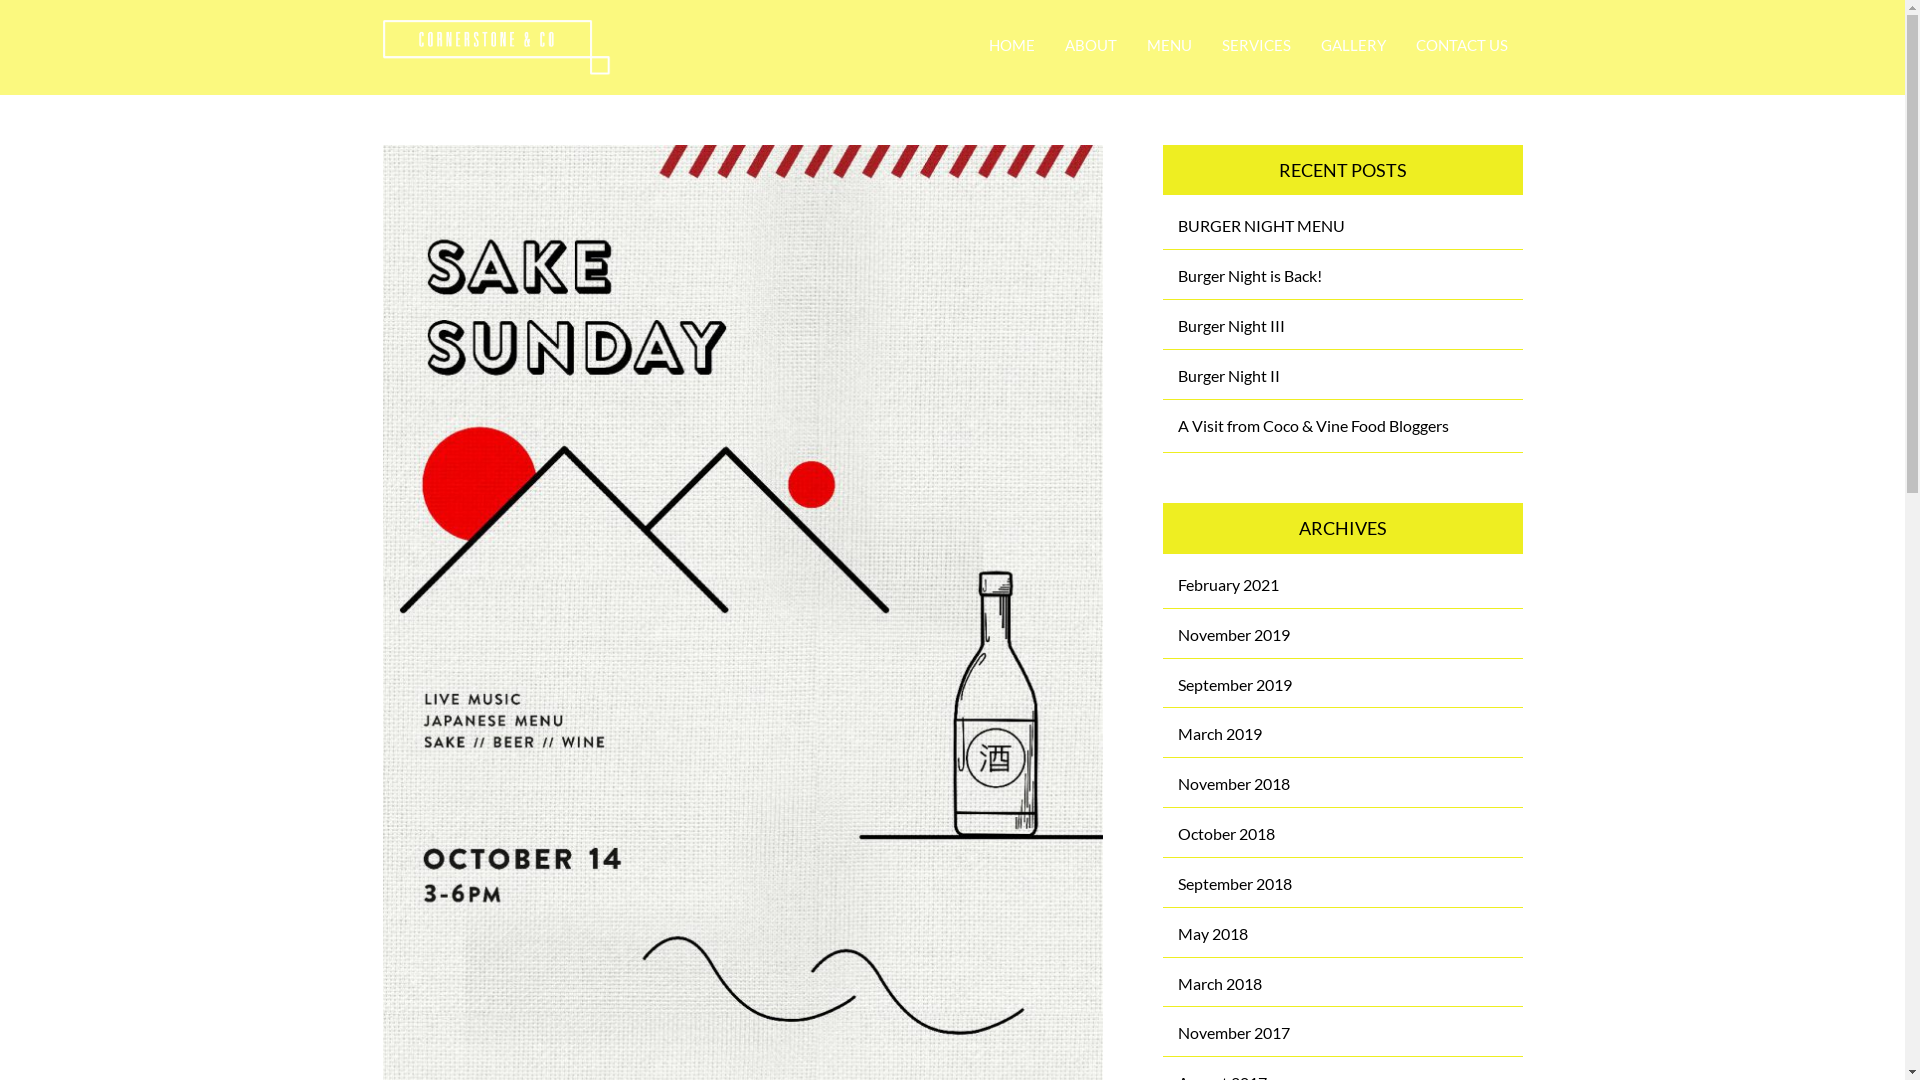 Image resolution: width=1920 pixels, height=1080 pixels. What do you see at coordinates (1177, 933) in the screenshot?
I see `'May 2018'` at bounding box center [1177, 933].